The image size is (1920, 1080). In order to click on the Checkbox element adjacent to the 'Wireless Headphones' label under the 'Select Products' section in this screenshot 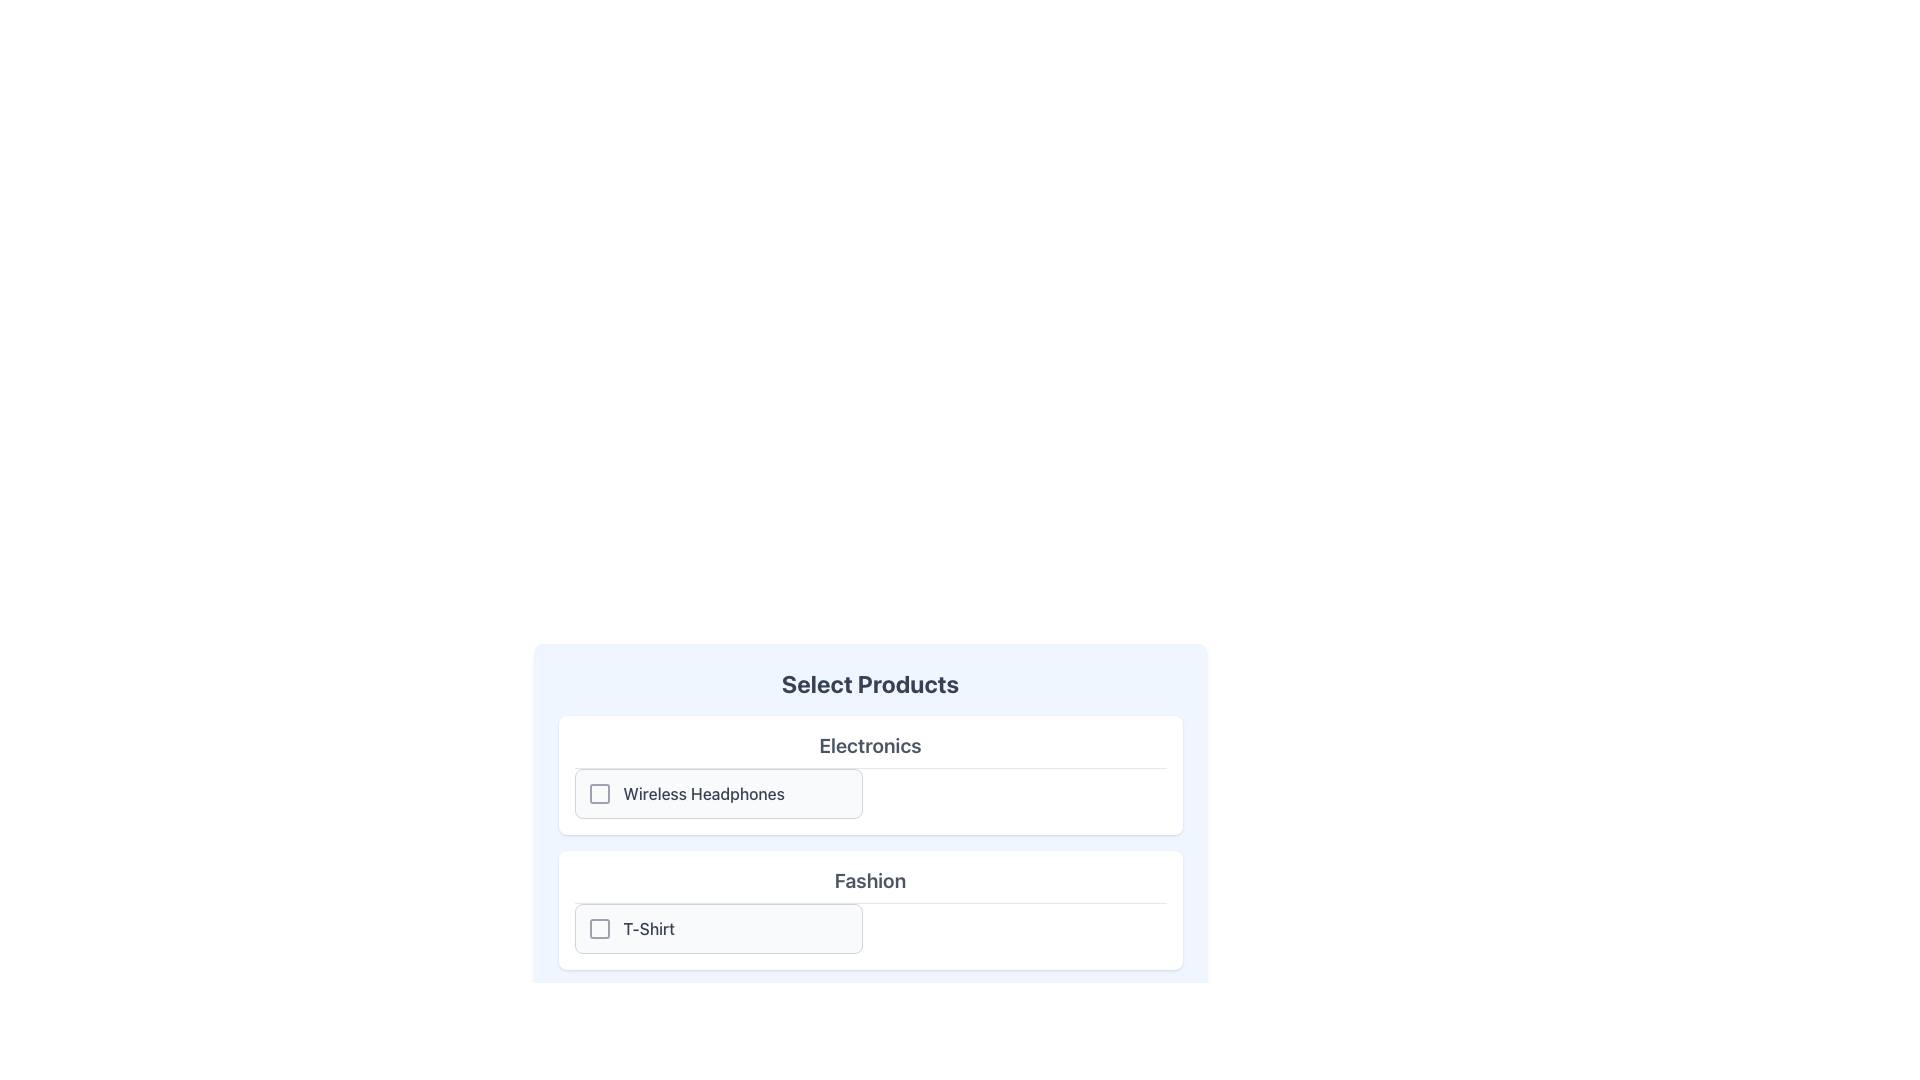, I will do `click(598, 793)`.